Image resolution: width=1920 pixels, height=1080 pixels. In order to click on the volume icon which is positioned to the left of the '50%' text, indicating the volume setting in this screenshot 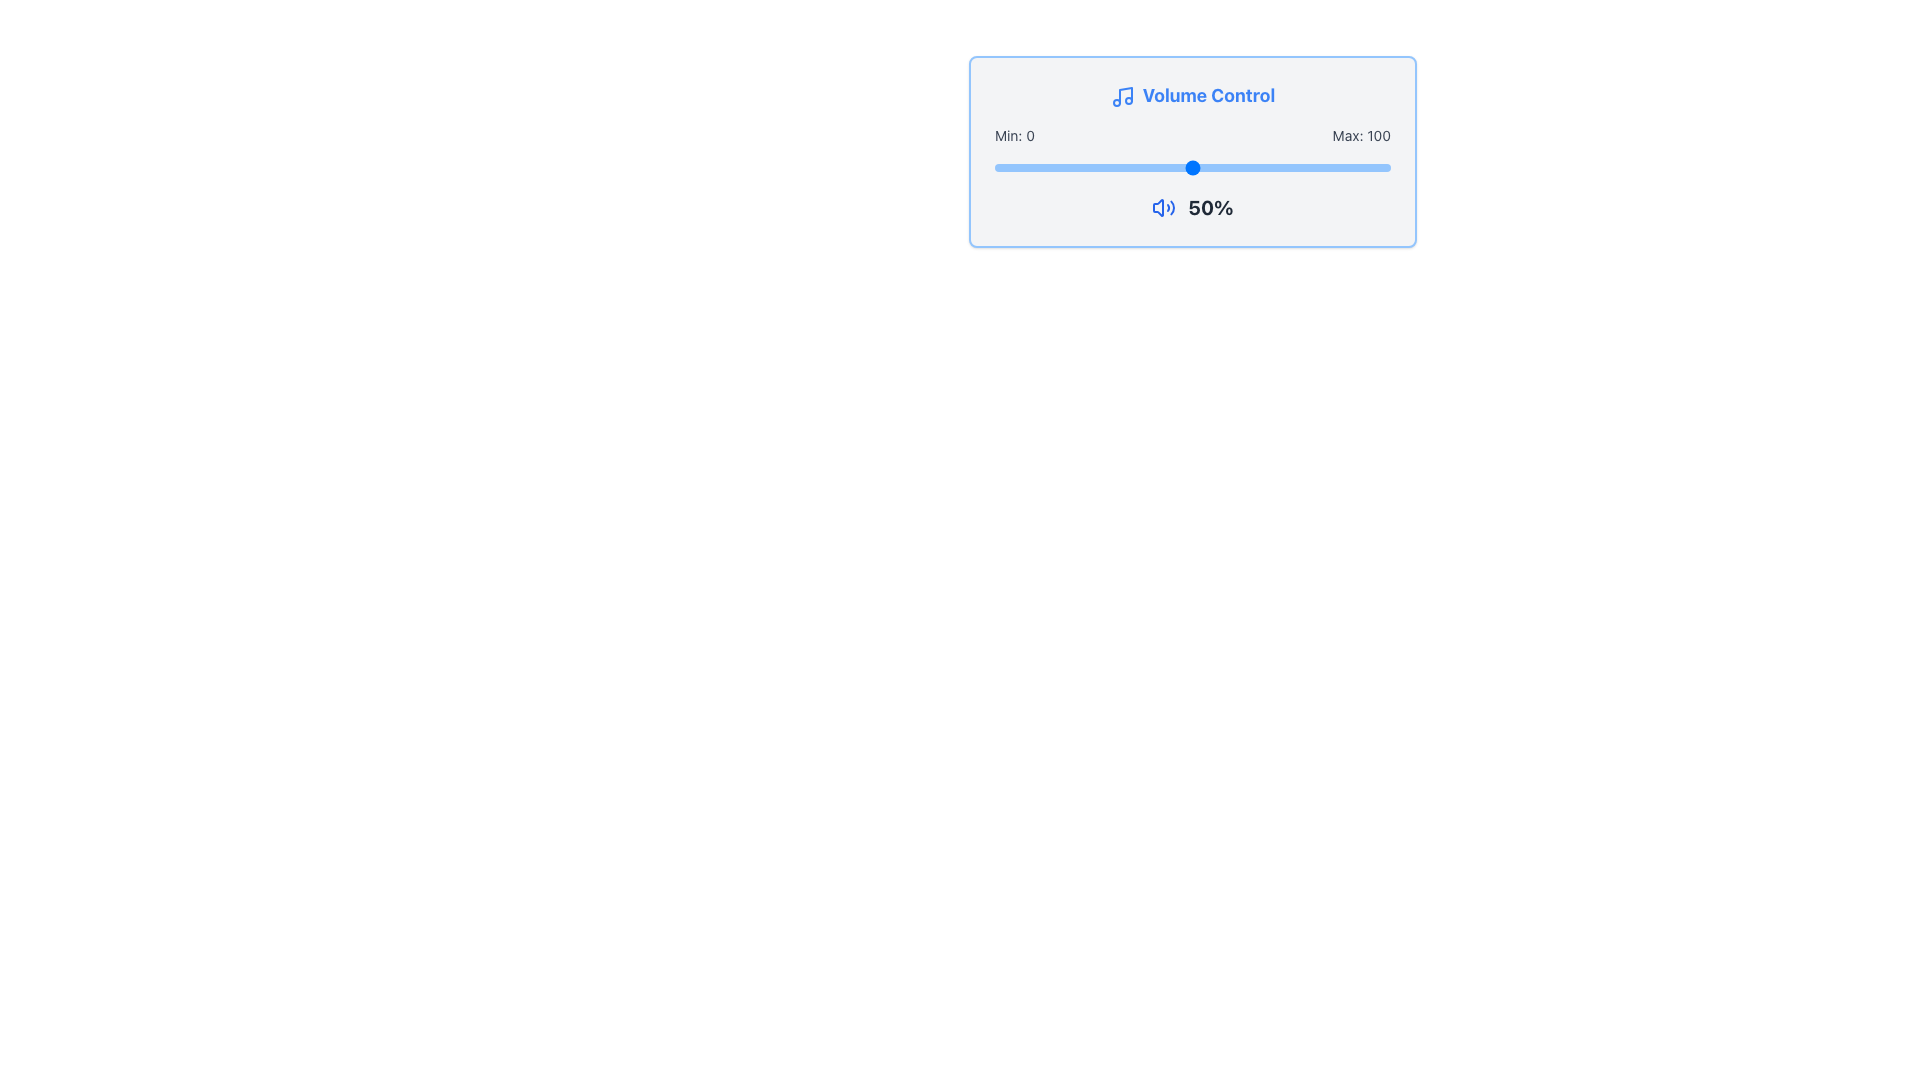, I will do `click(1164, 208)`.